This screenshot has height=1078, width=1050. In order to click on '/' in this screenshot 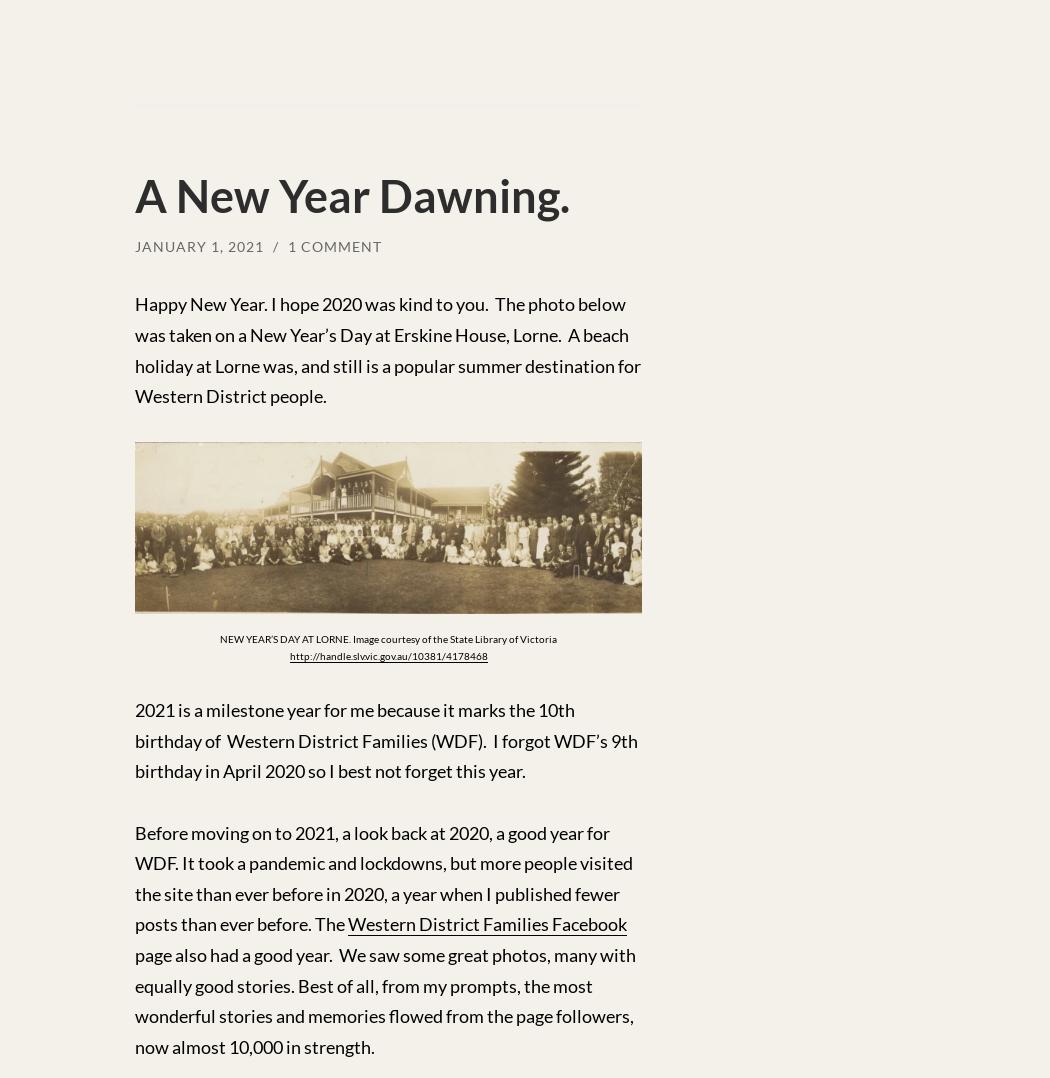, I will do `click(277, 244)`.